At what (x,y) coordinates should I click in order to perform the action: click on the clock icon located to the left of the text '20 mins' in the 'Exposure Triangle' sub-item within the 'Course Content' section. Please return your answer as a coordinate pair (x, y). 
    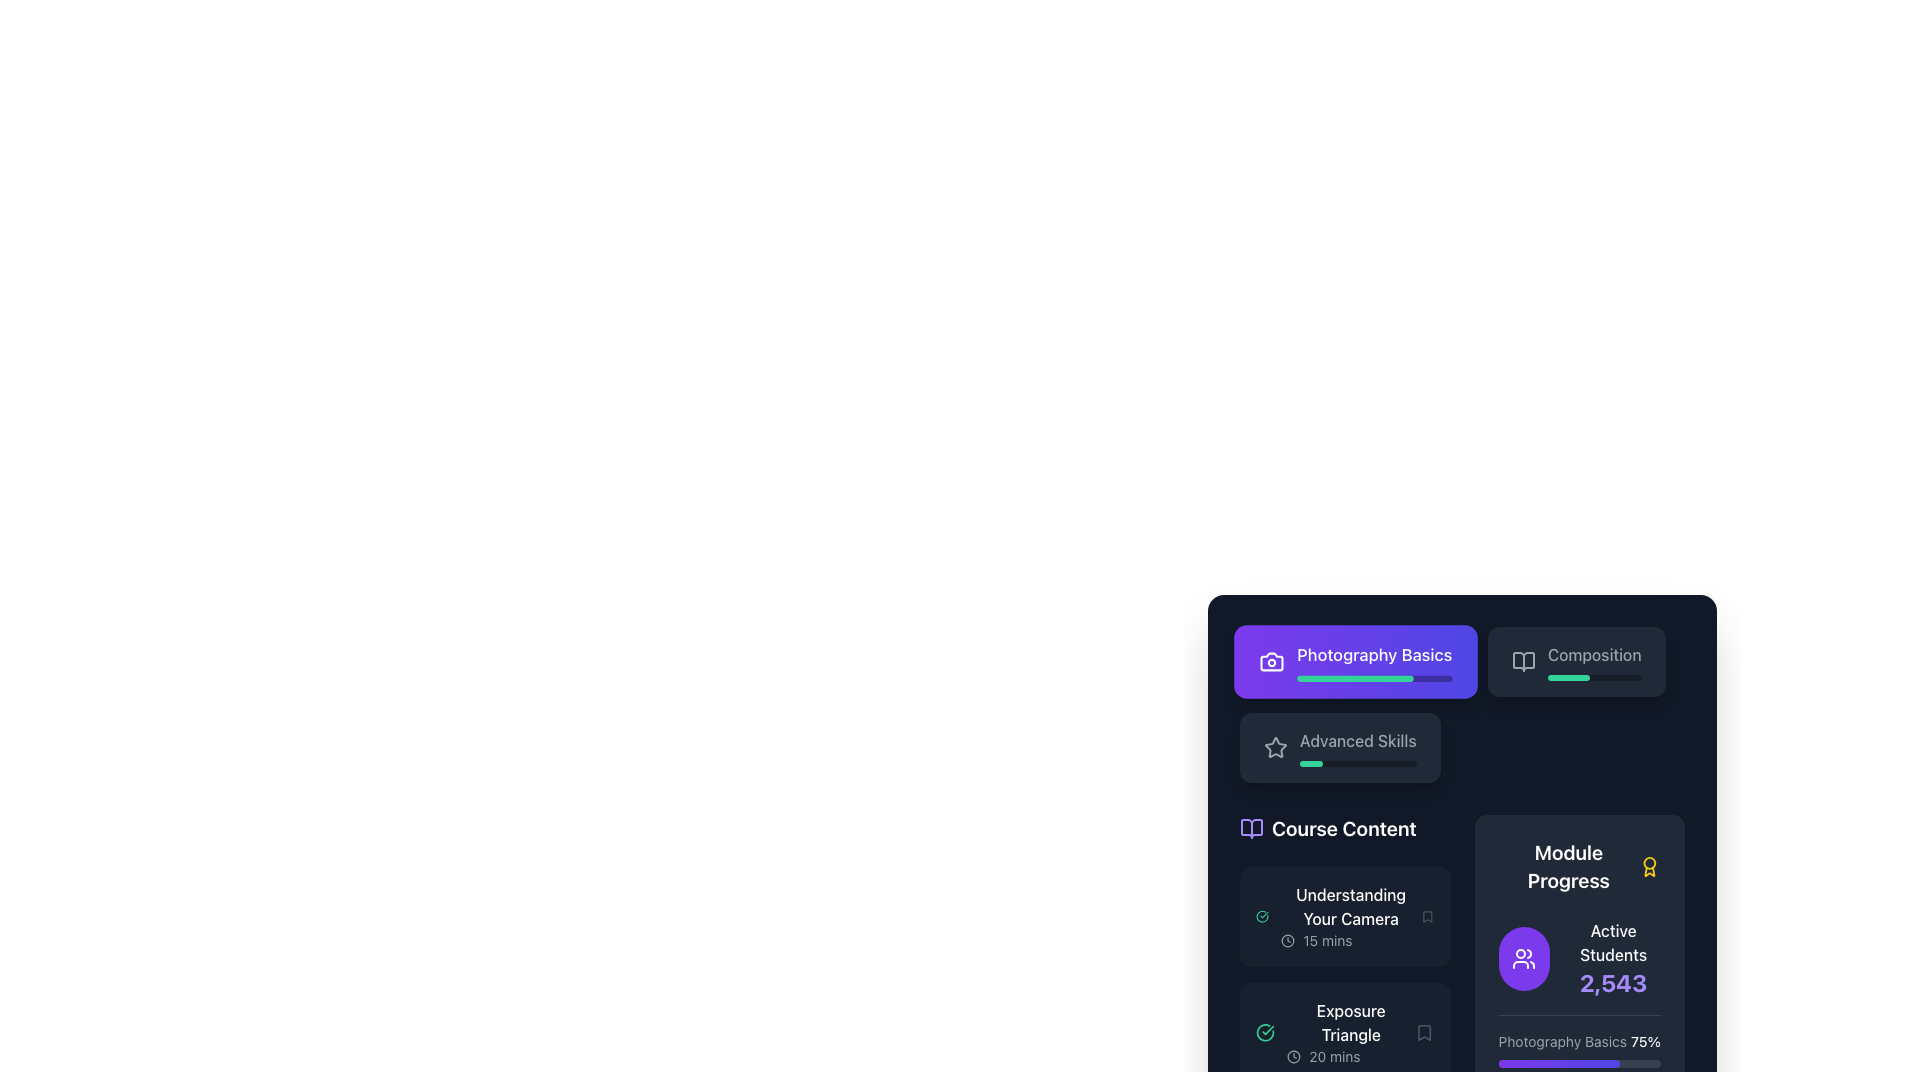
    Looking at the image, I should click on (1294, 1055).